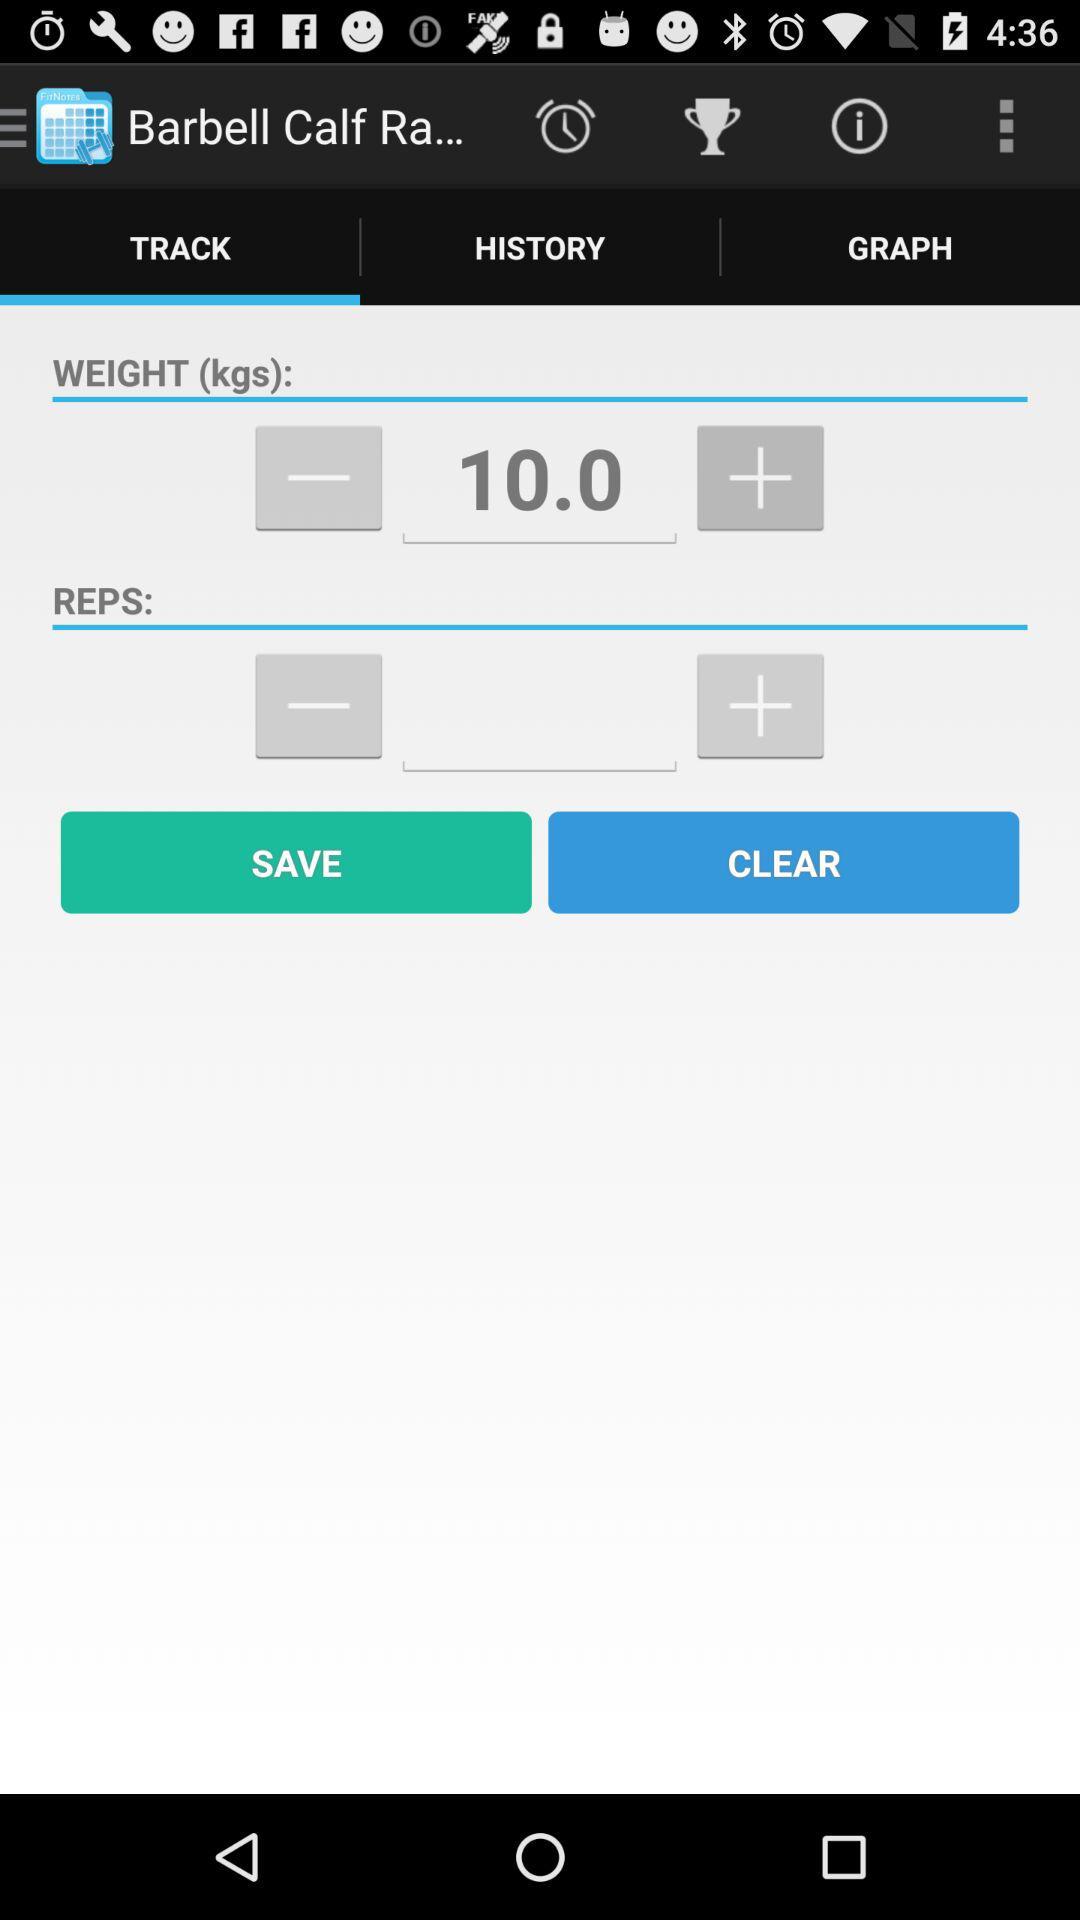 This screenshot has width=1080, height=1920. Describe the element at coordinates (317, 754) in the screenshot. I see `the minus icon` at that location.